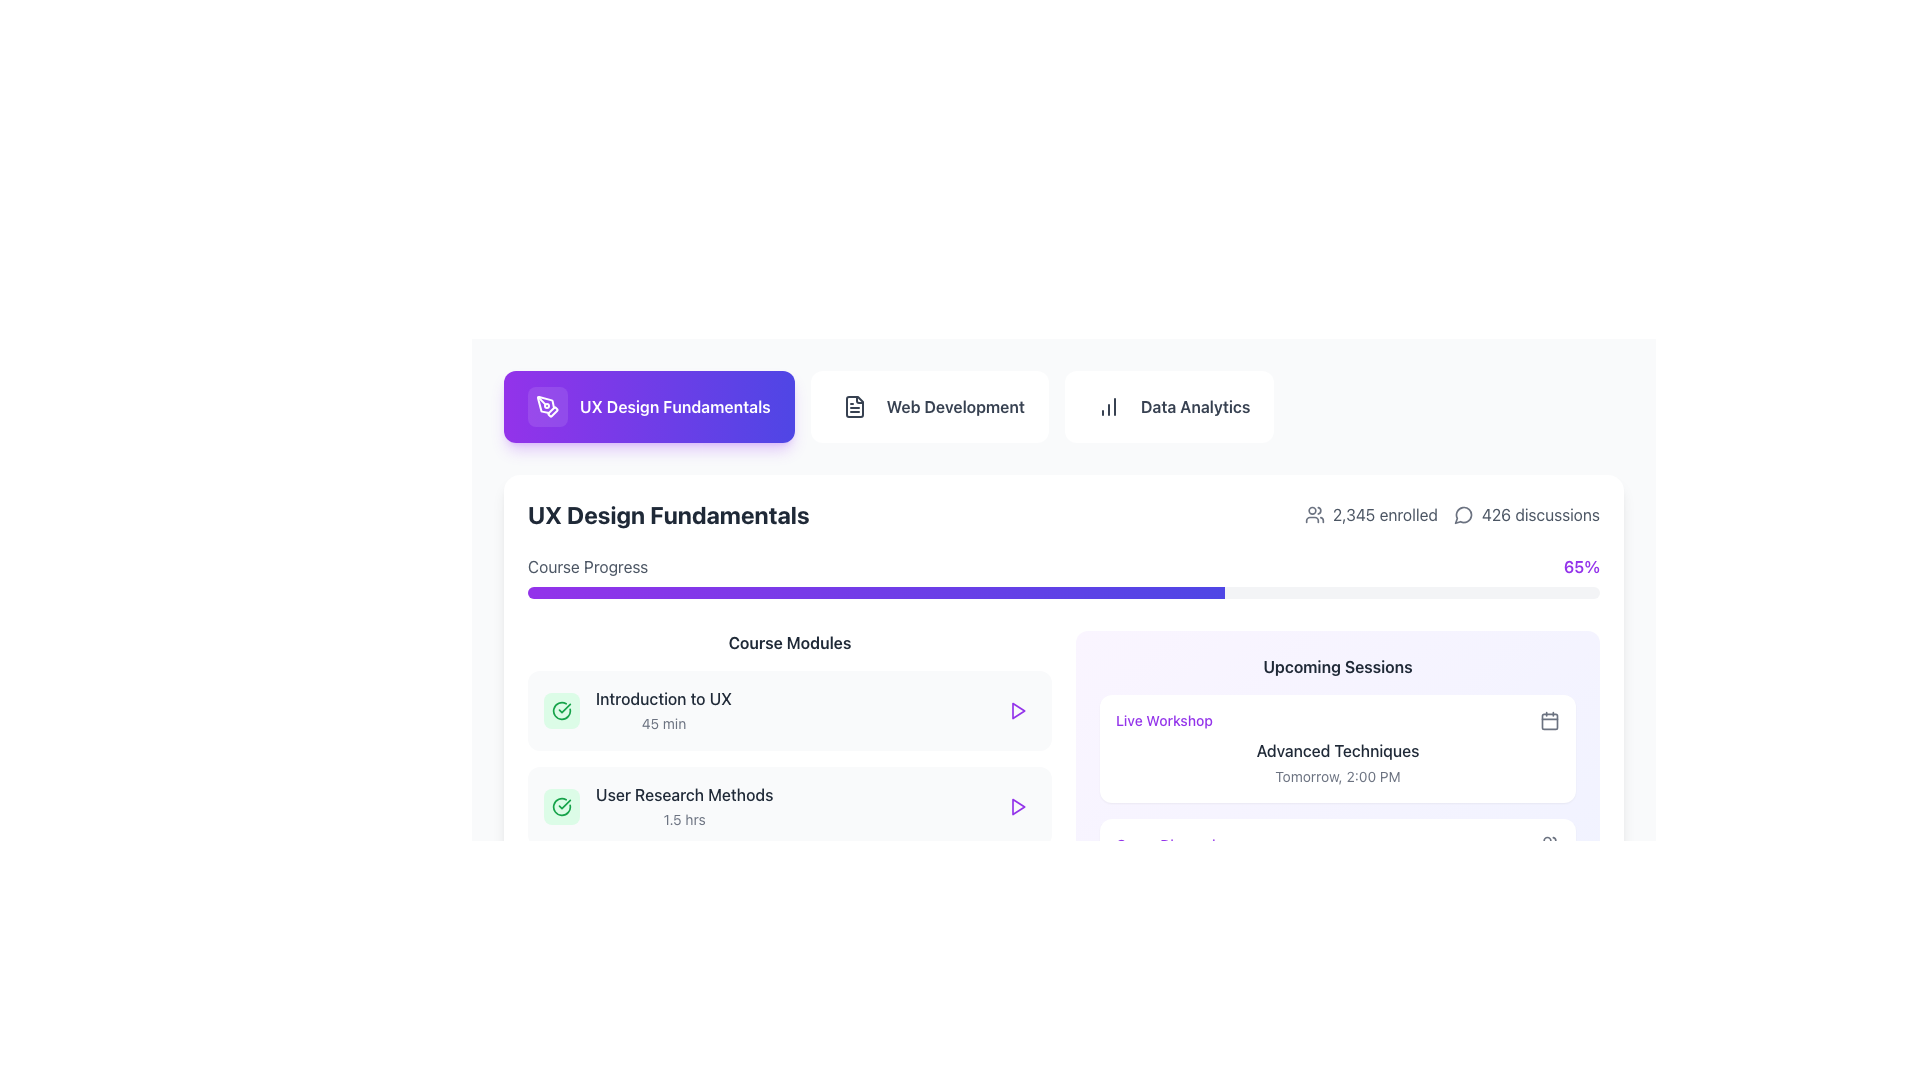 This screenshot has height=1080, width=1920. I want to click on the course module list item titled 'User Research Methods' located, so click(658, 805).